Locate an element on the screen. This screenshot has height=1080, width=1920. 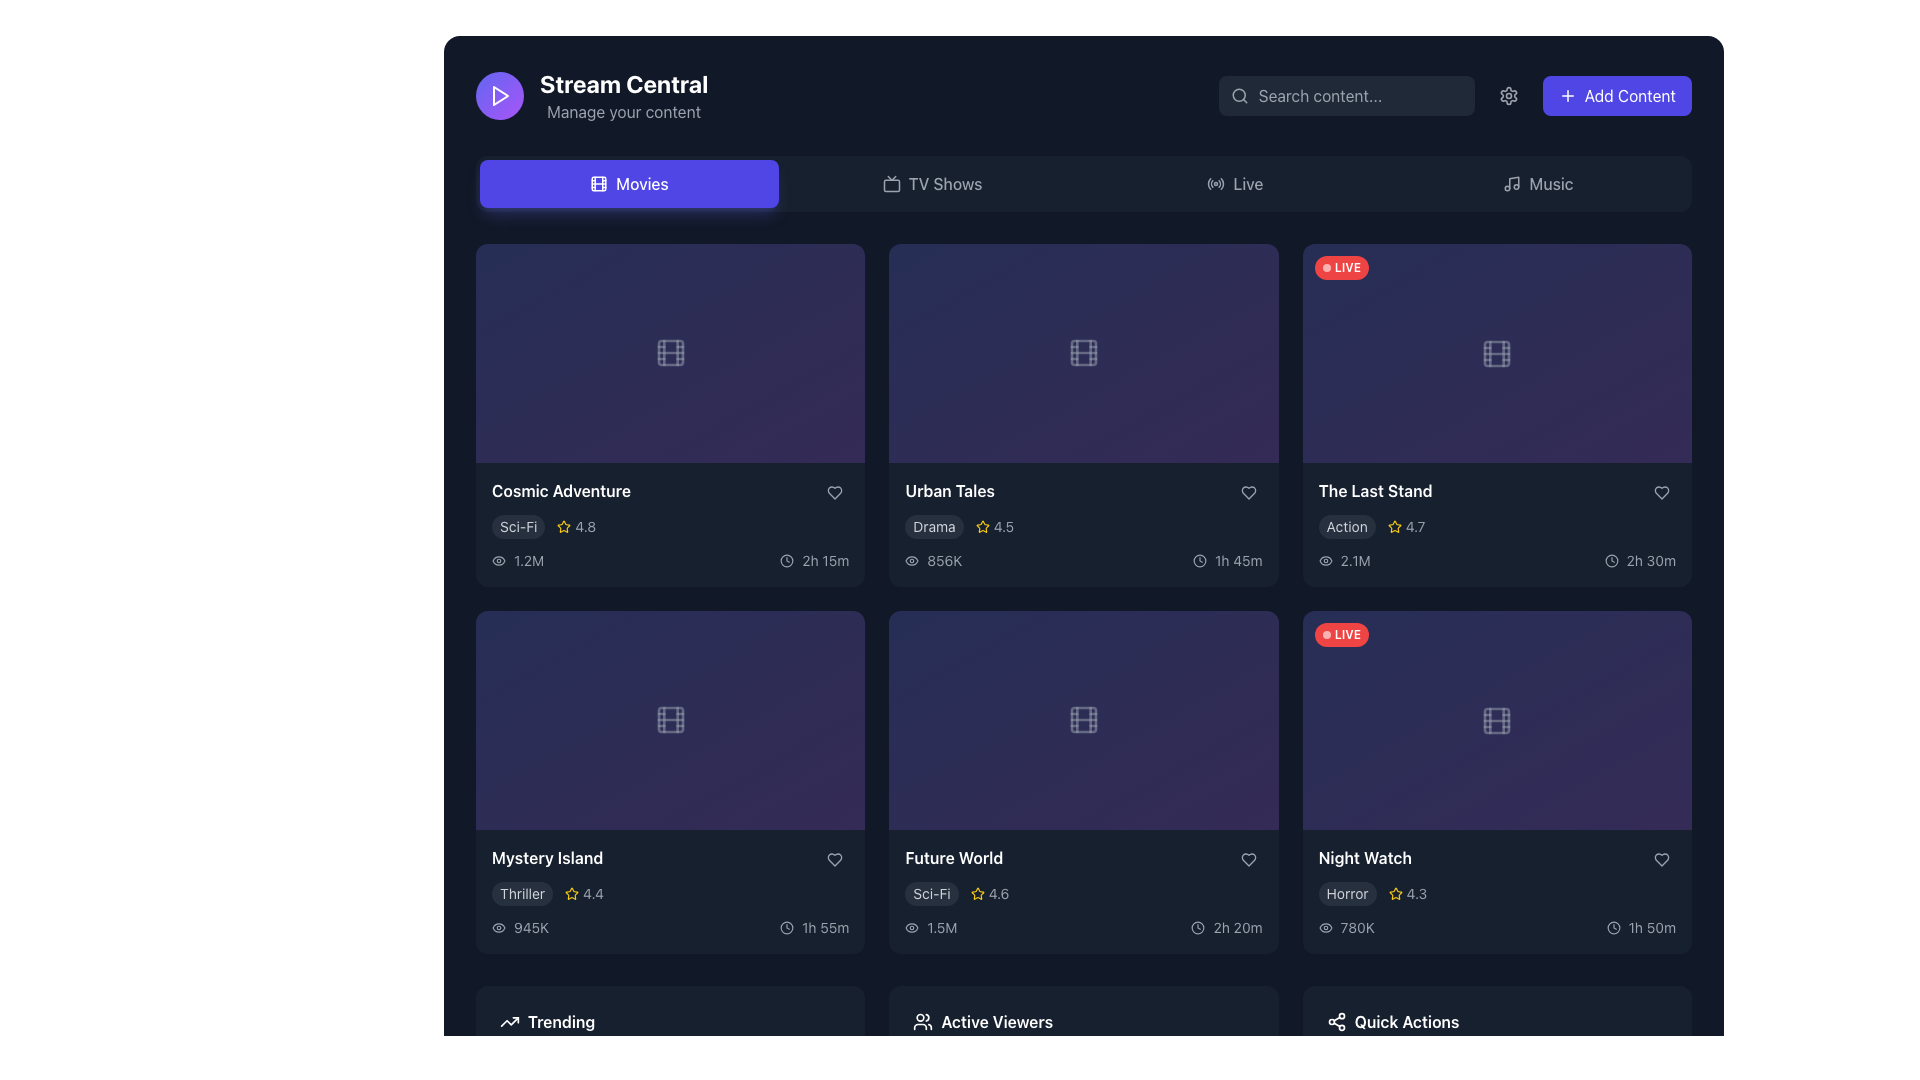
the yellow star icon representing the rating for 'Cosmic Adventure', which is located to the left of the numeric rating value (4.8) is located at coordinates (563, 525).